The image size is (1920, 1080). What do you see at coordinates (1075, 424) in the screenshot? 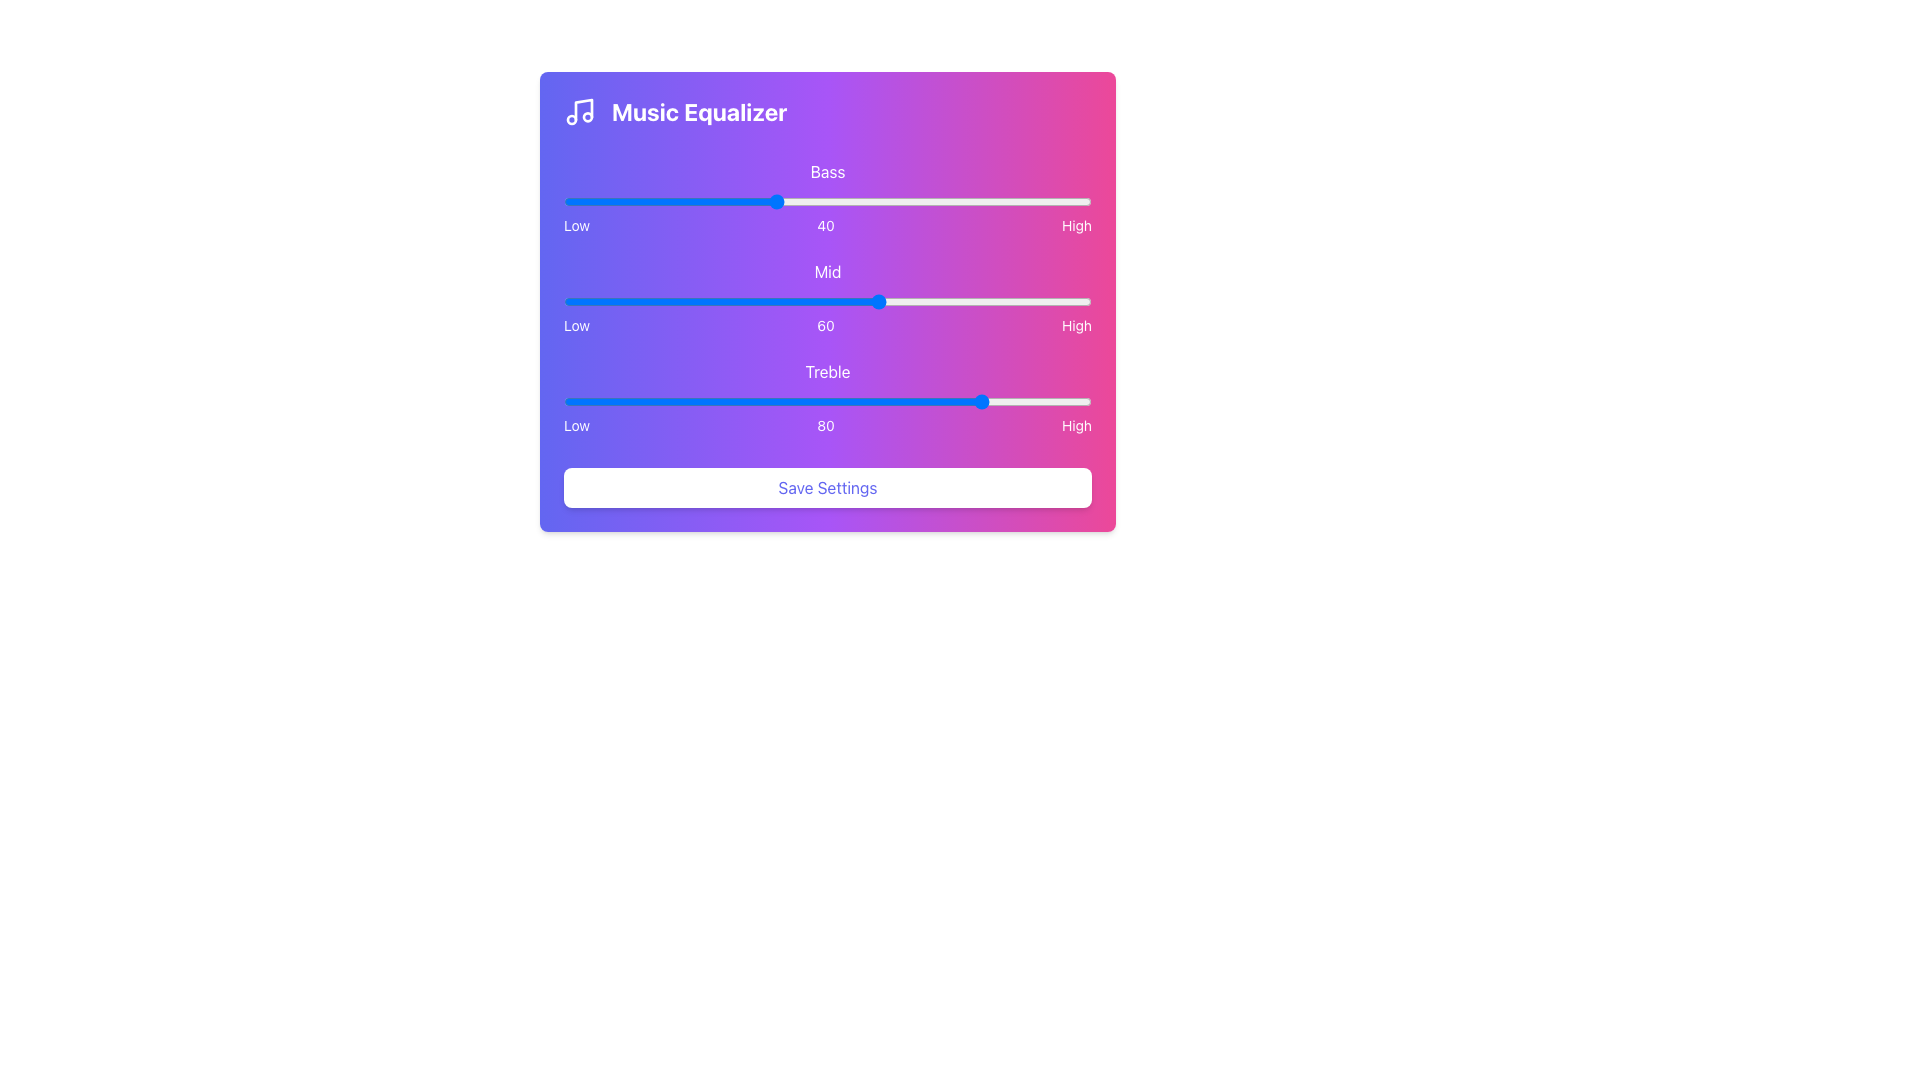
I see `the static text label displaying the word 'High' in white font on a pink background, which is the third item in a horizontal arrangement of texts representing a scale` at bounding box center [1075, 424].